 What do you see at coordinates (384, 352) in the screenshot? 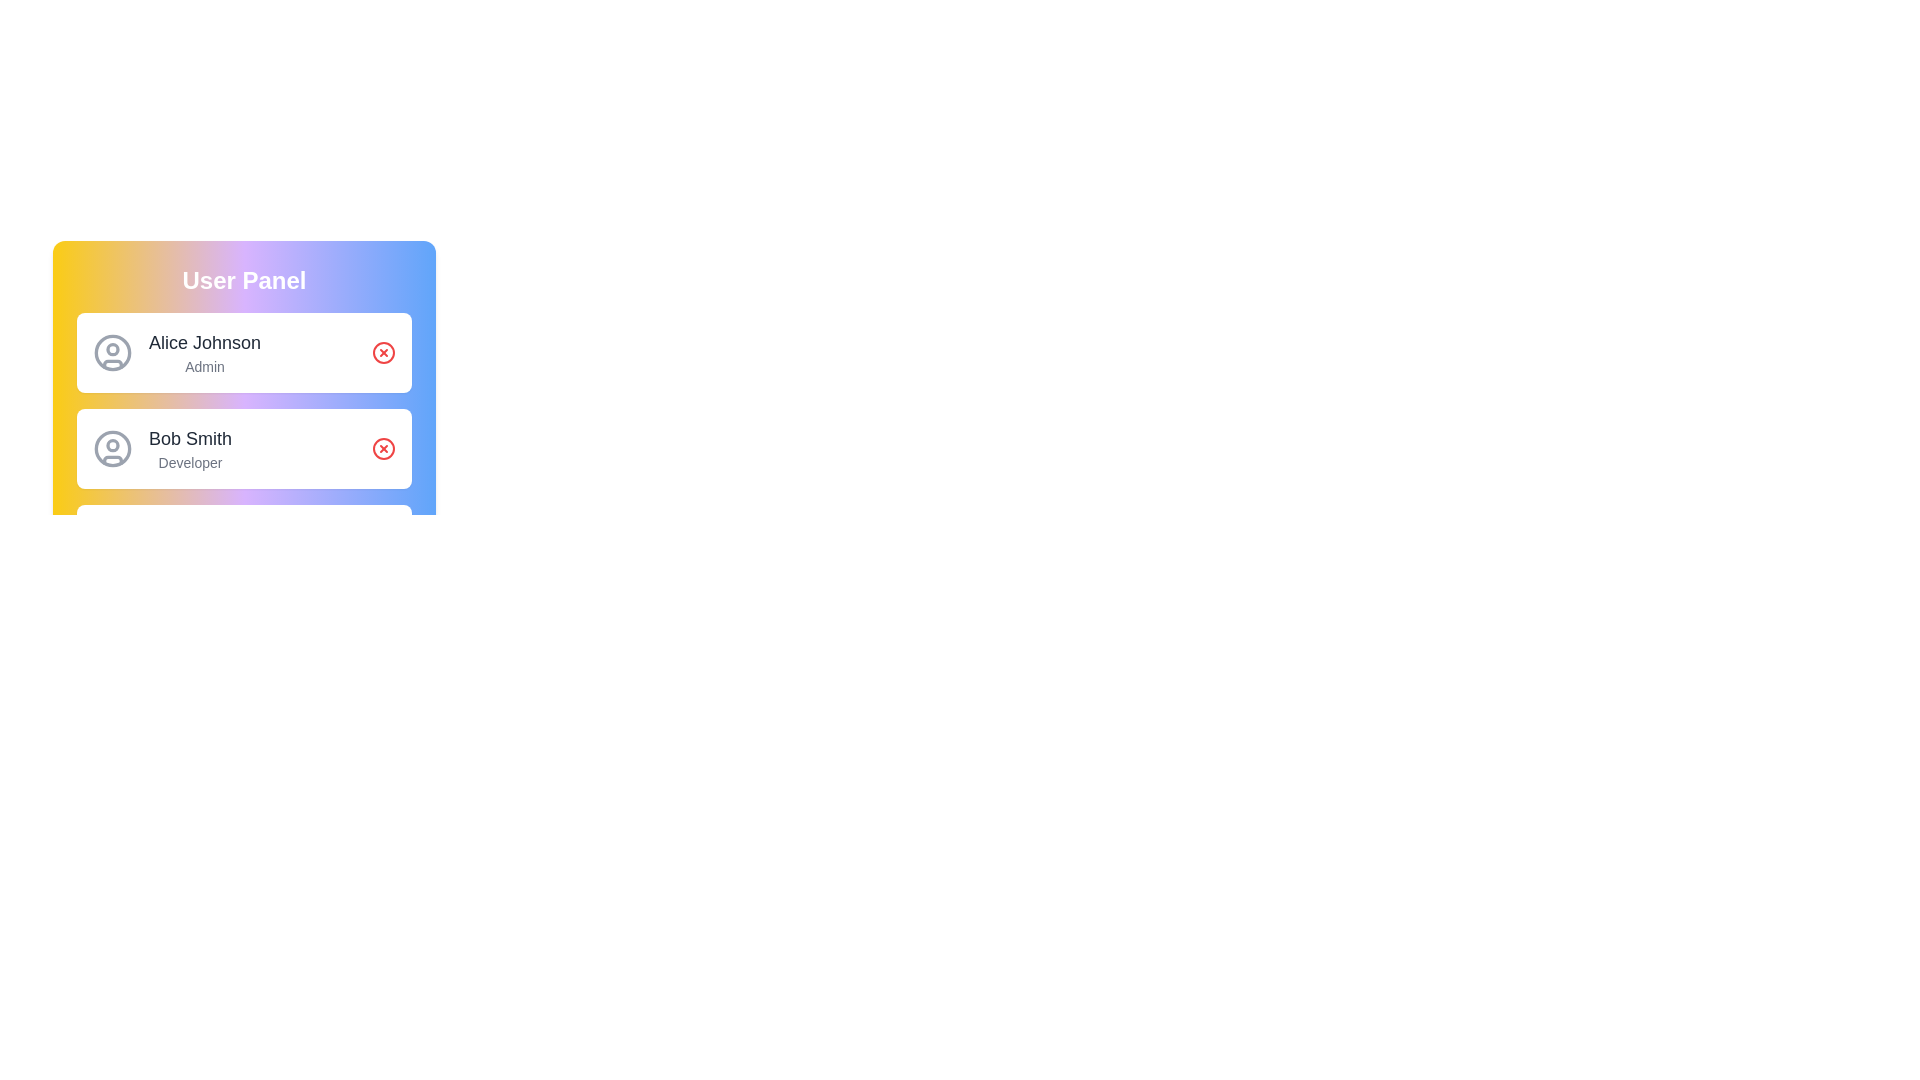
I see `the delete or close button on the far-right side of Alice Johnson's user information panel` at bounding box center [384, 352].